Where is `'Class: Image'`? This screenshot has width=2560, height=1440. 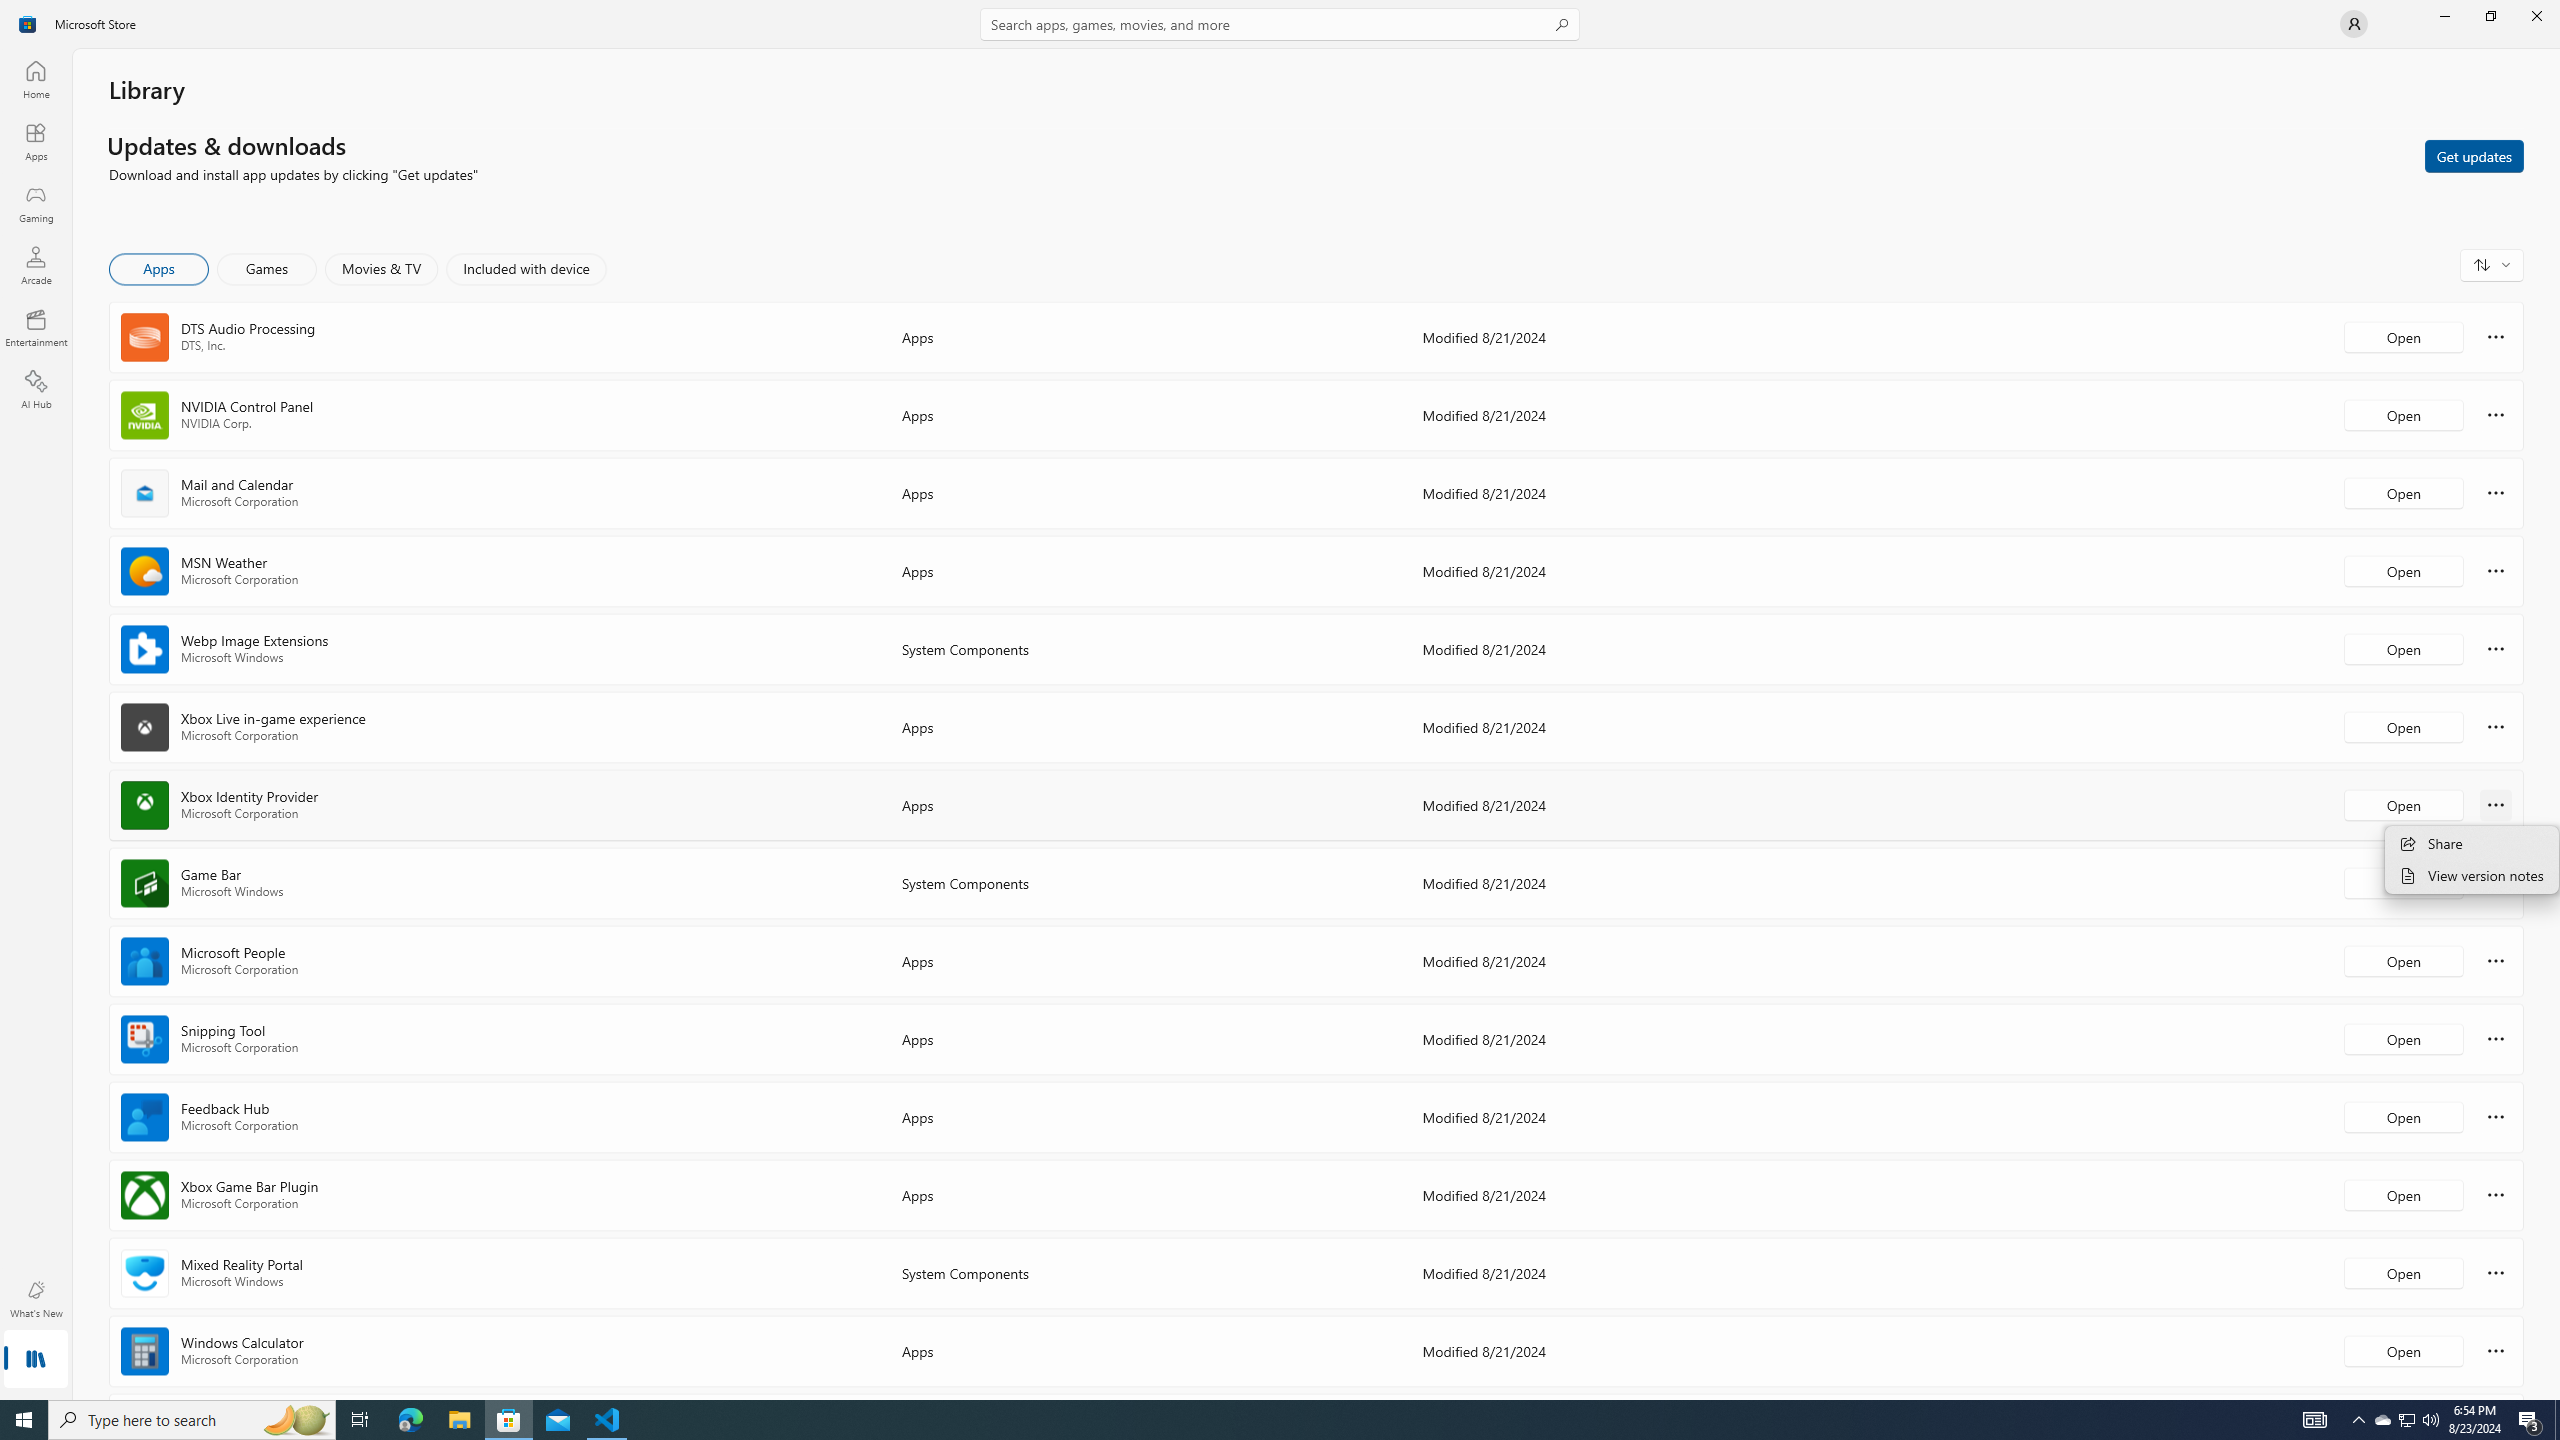
'Class: Image' is located at coordinates (28, 22).